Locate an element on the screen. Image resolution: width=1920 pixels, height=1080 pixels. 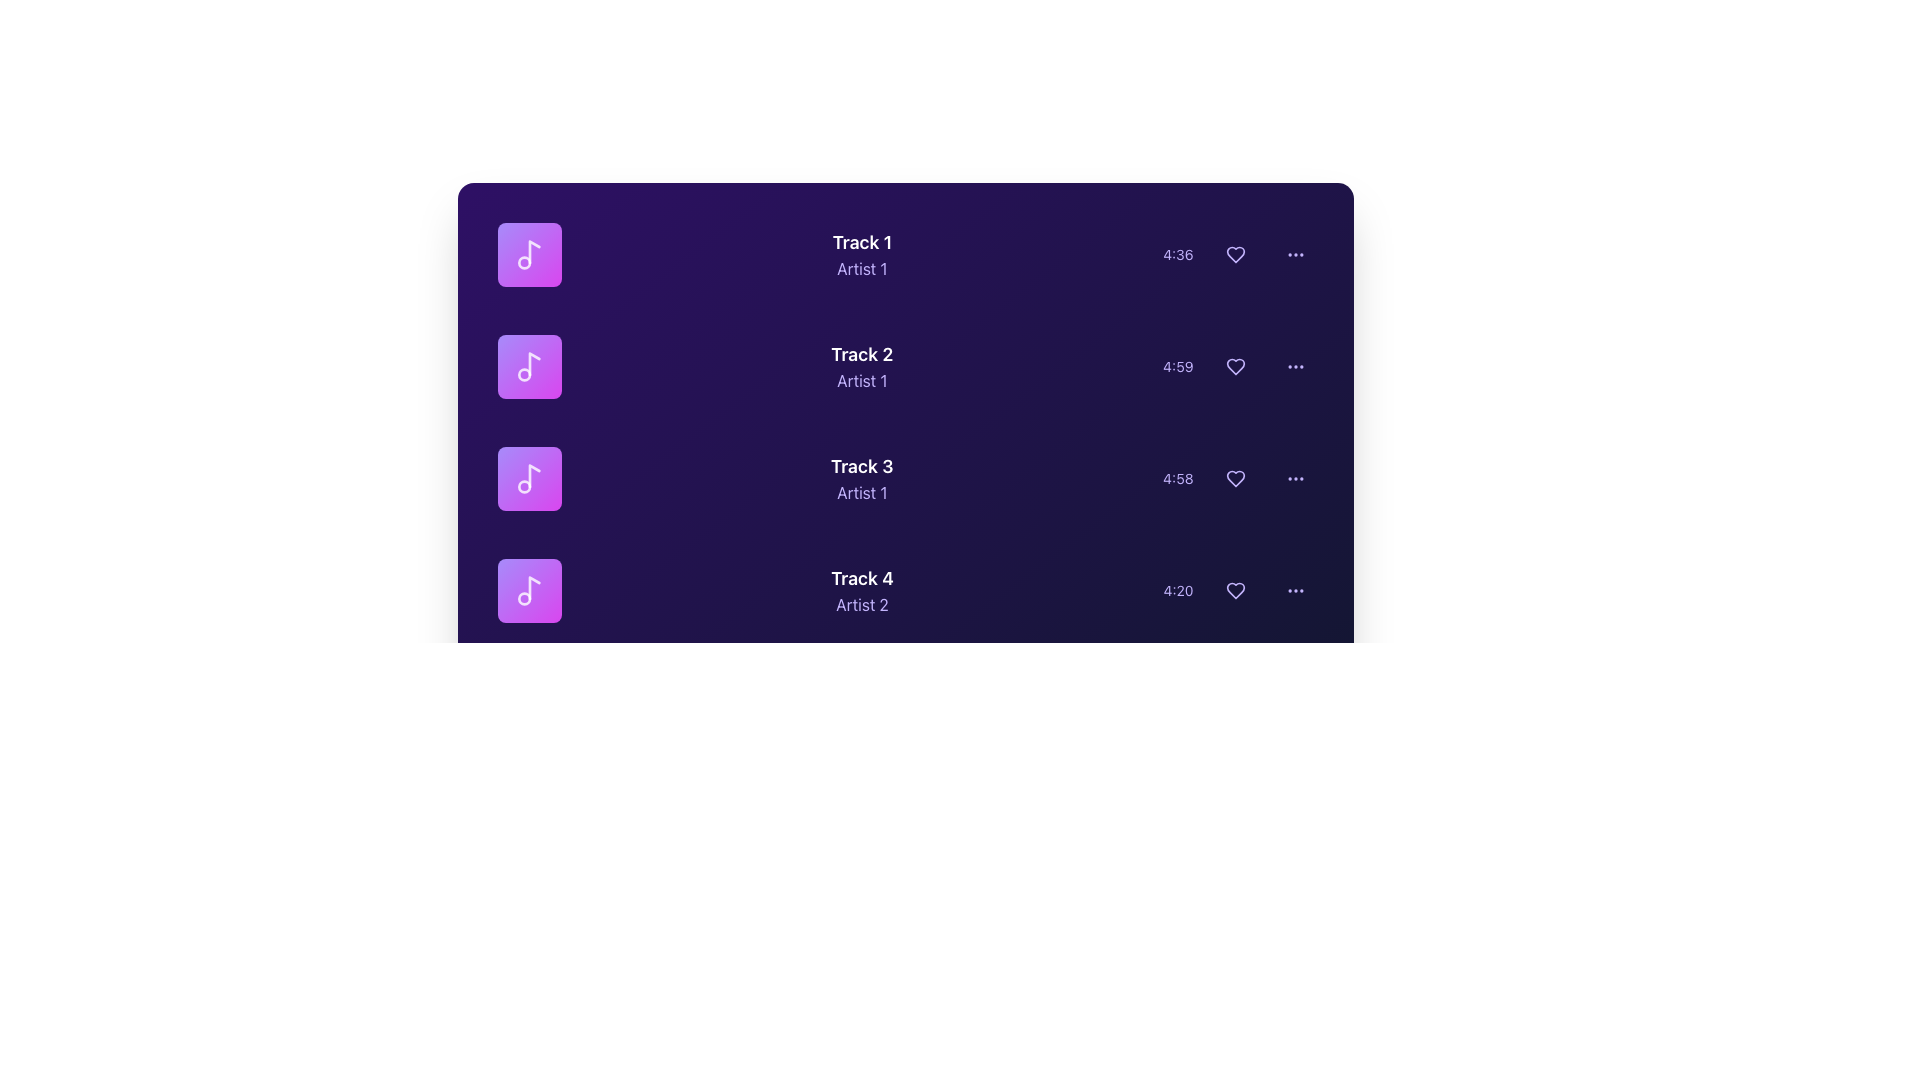
the Decorative Triangle Icon, which is a light violet triangular arrow located on a pink gradient-filled square background, positioned in the third row of square icons in the leftmost column is located at coordinates (530, 478).